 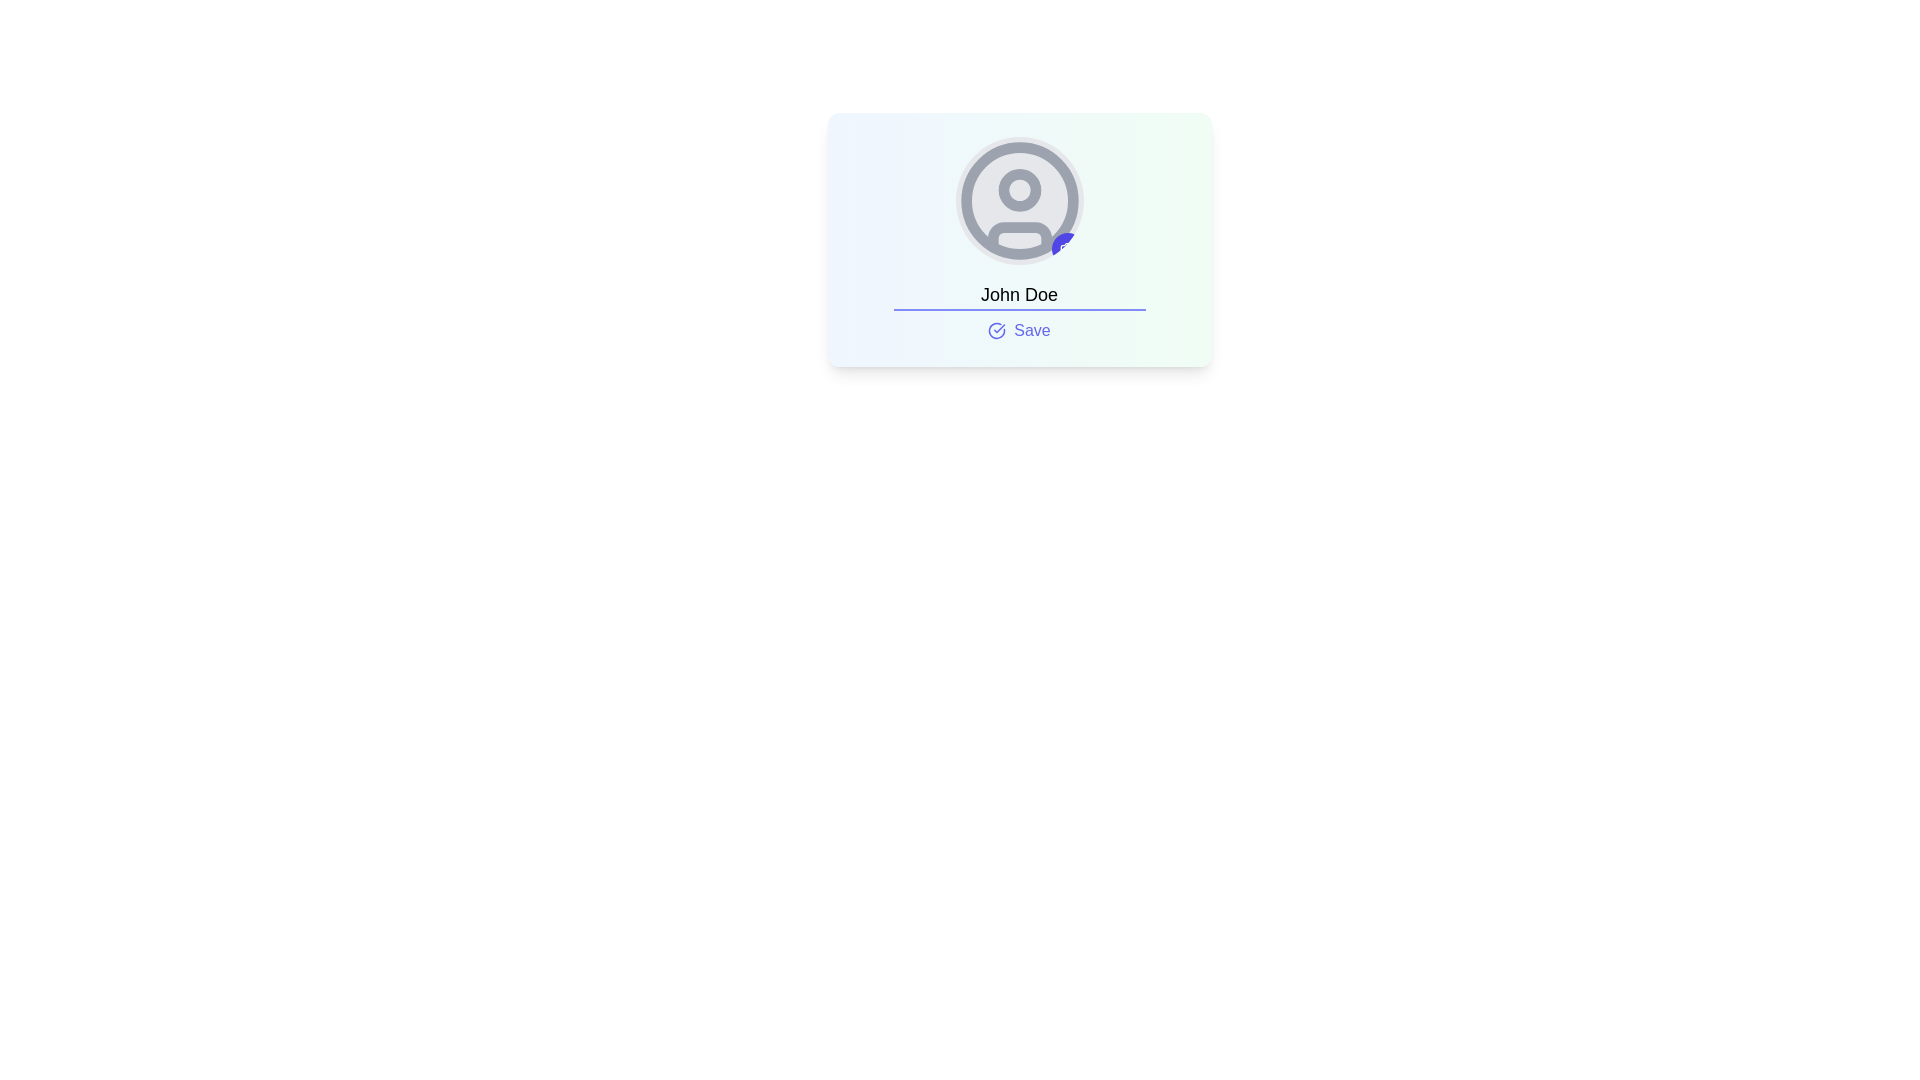 I want to click on the 'Save' button, so click(x=1019, y=330).